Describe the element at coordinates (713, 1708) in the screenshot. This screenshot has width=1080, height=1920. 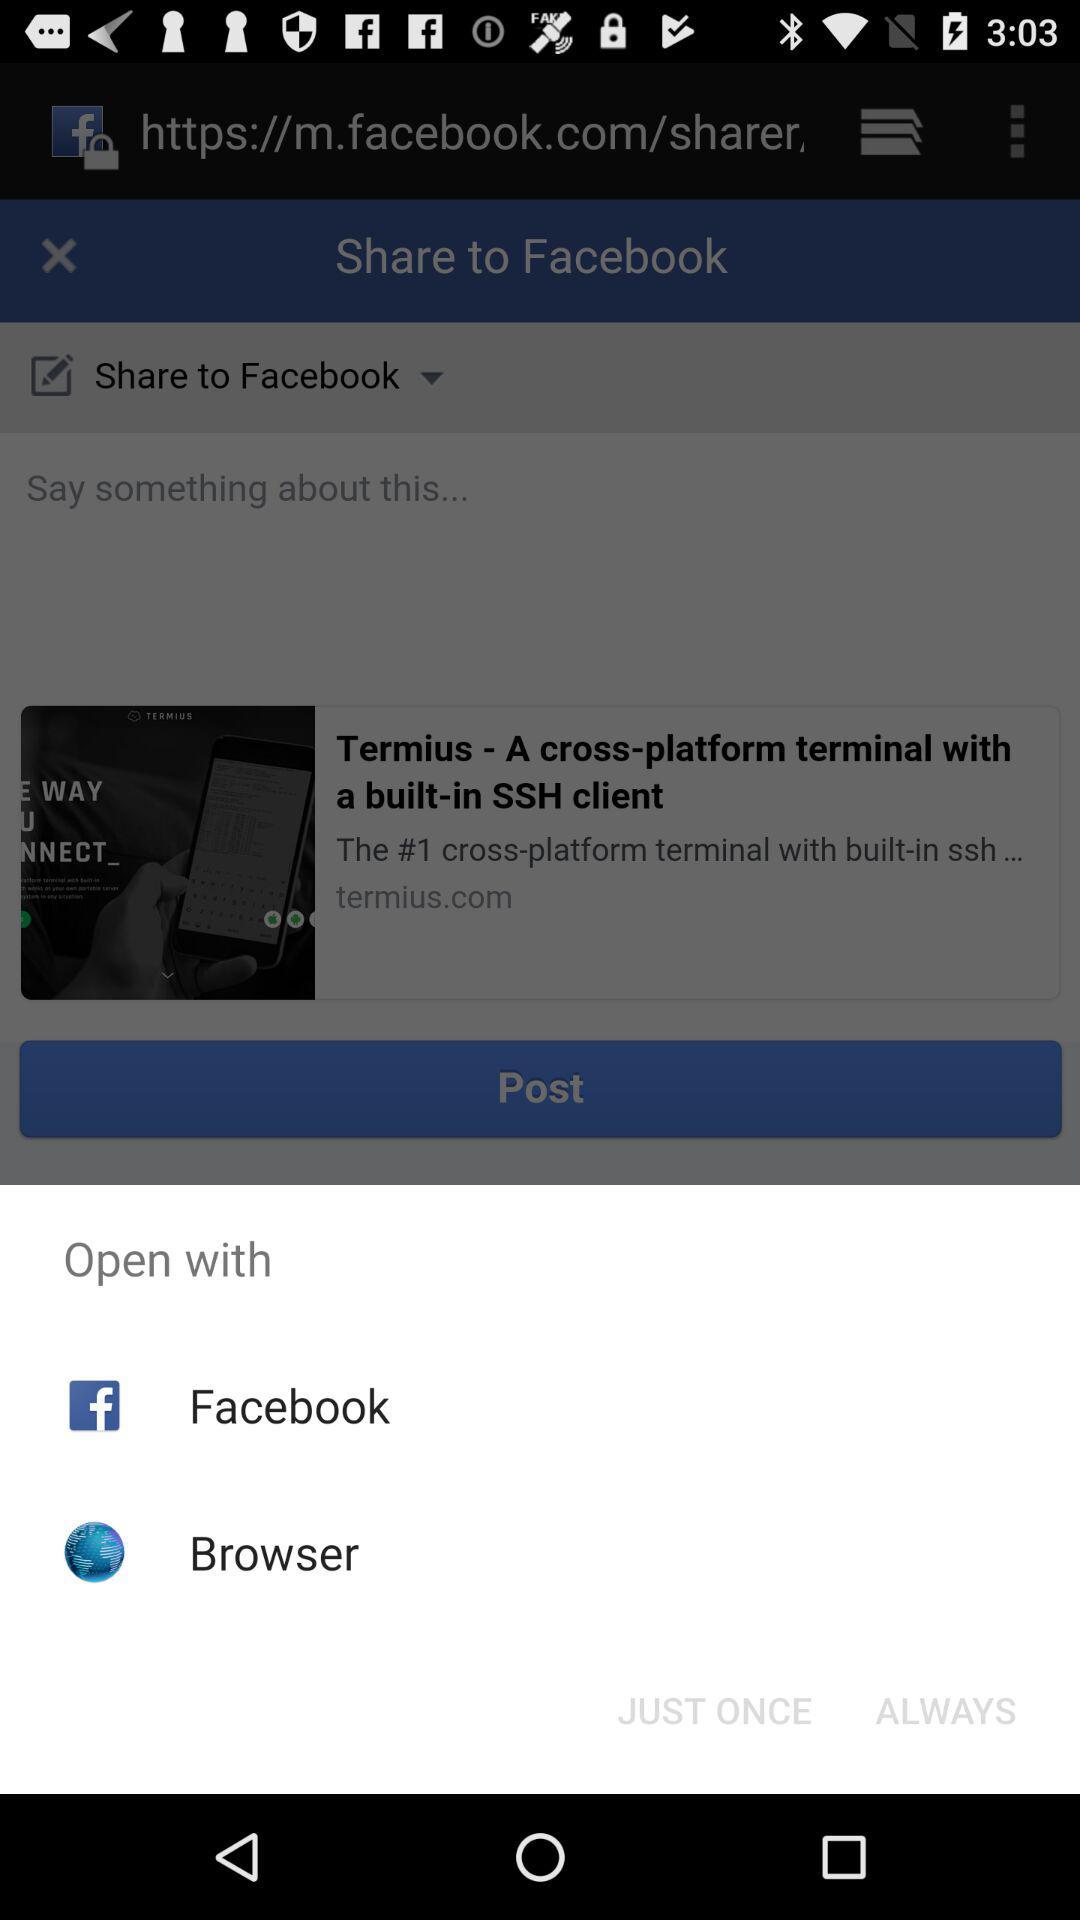
I see `the item to the left of always button` at that location.